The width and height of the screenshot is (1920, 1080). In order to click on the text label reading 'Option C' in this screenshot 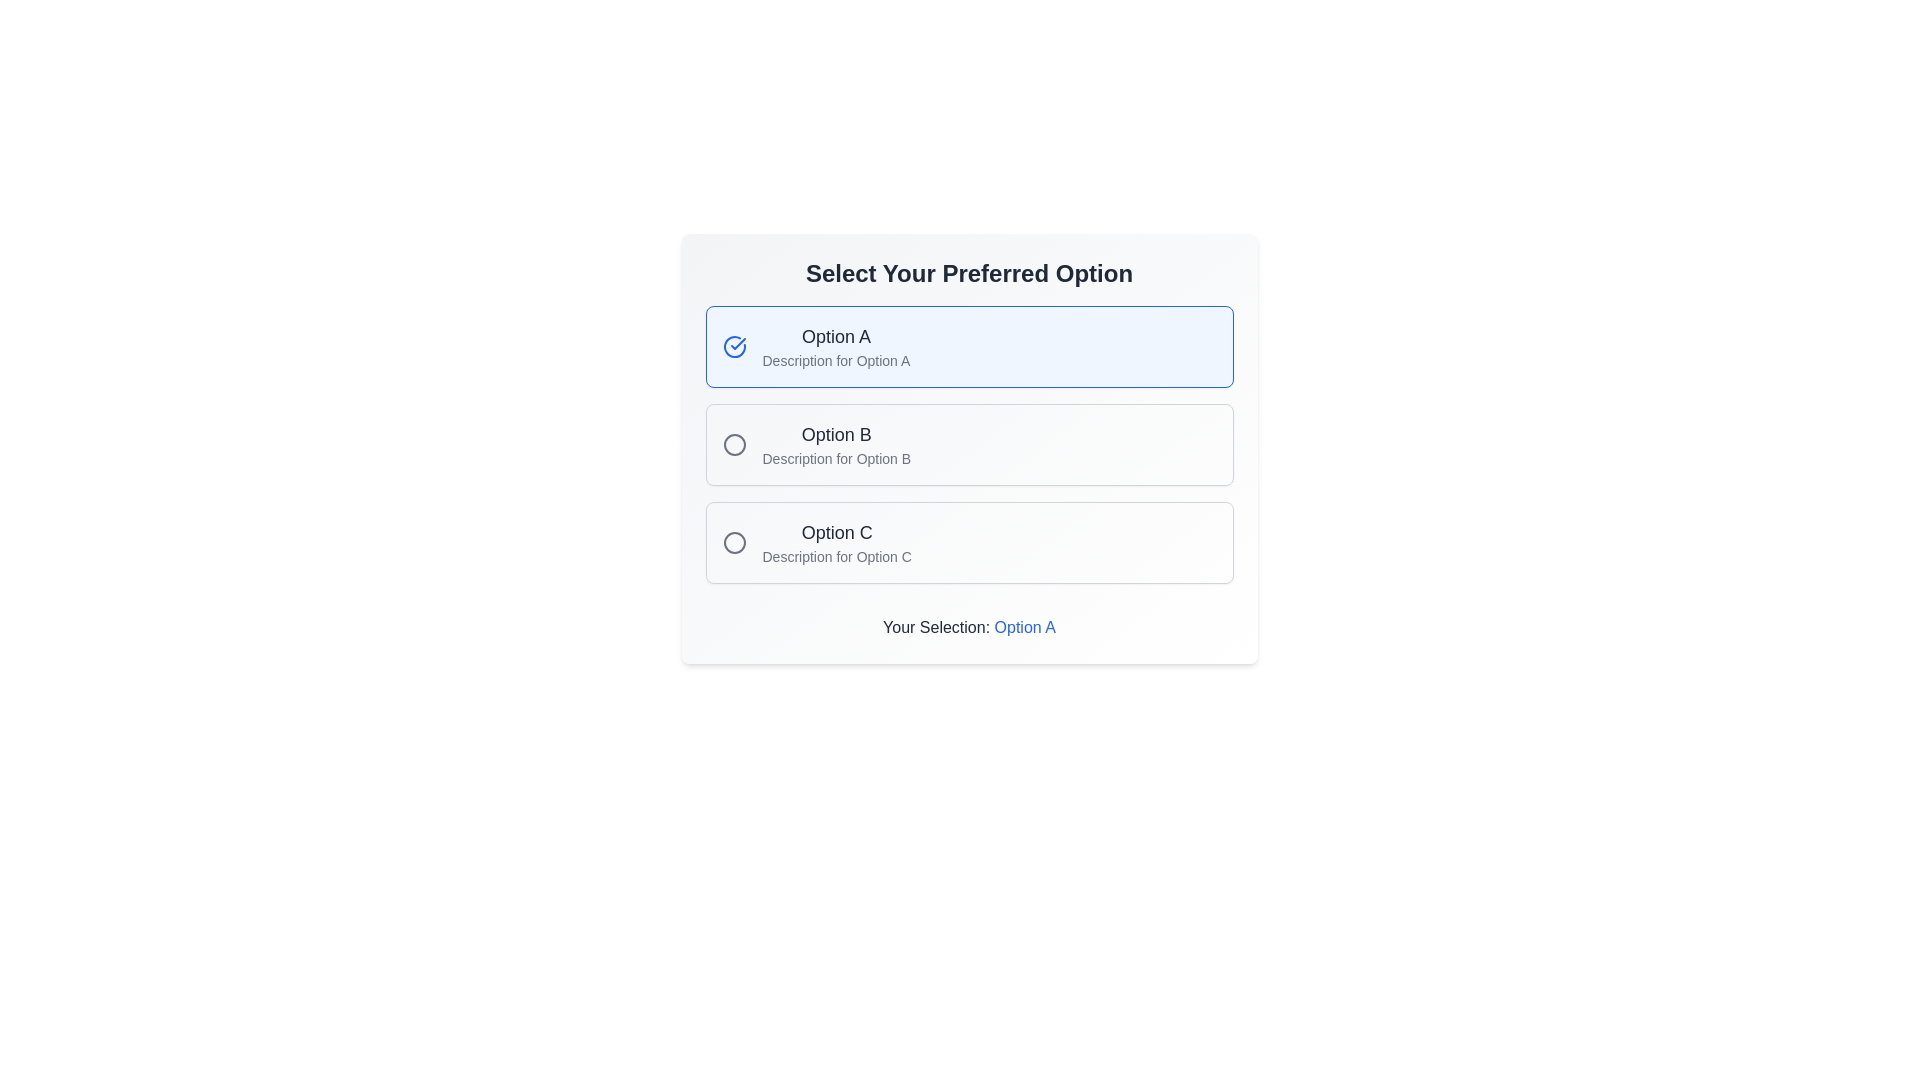, I will do `click(837, 531)`.